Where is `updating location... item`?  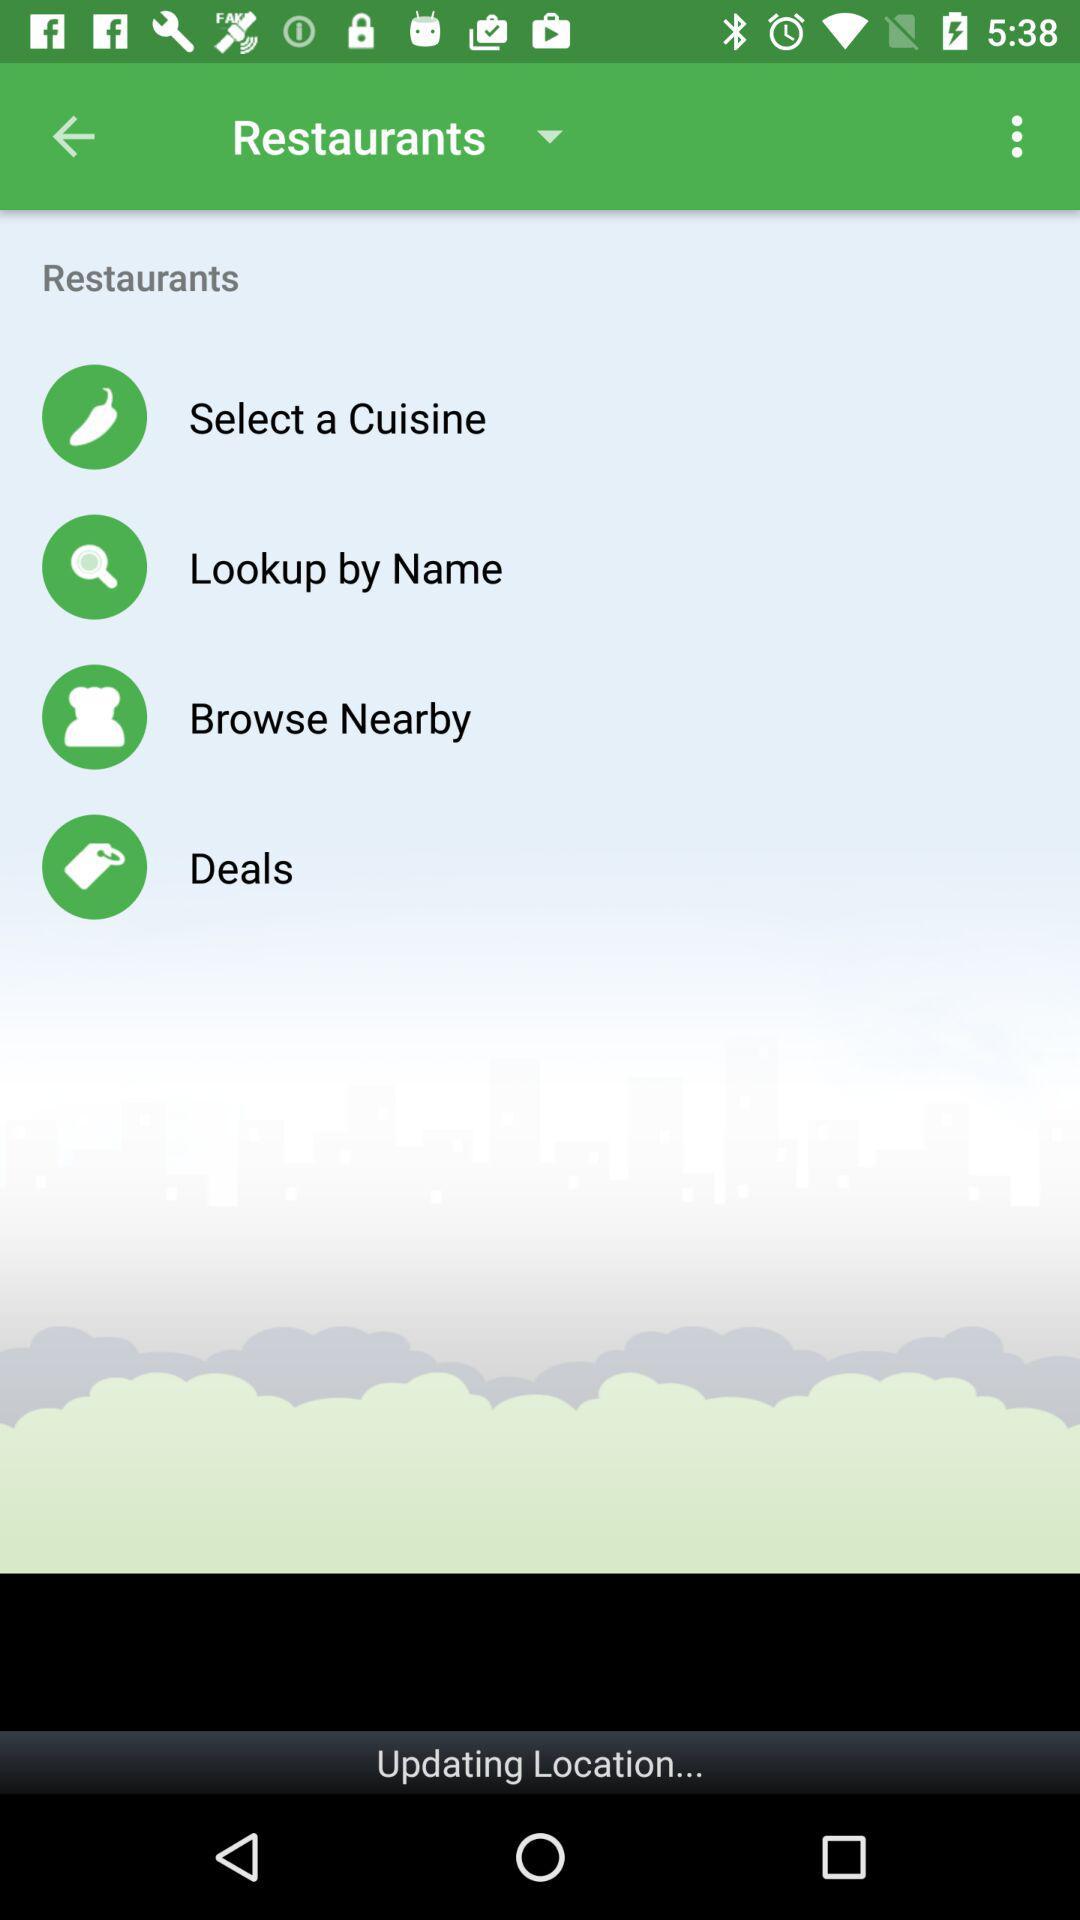 updating location... item is located at coordinates (540, 1762).